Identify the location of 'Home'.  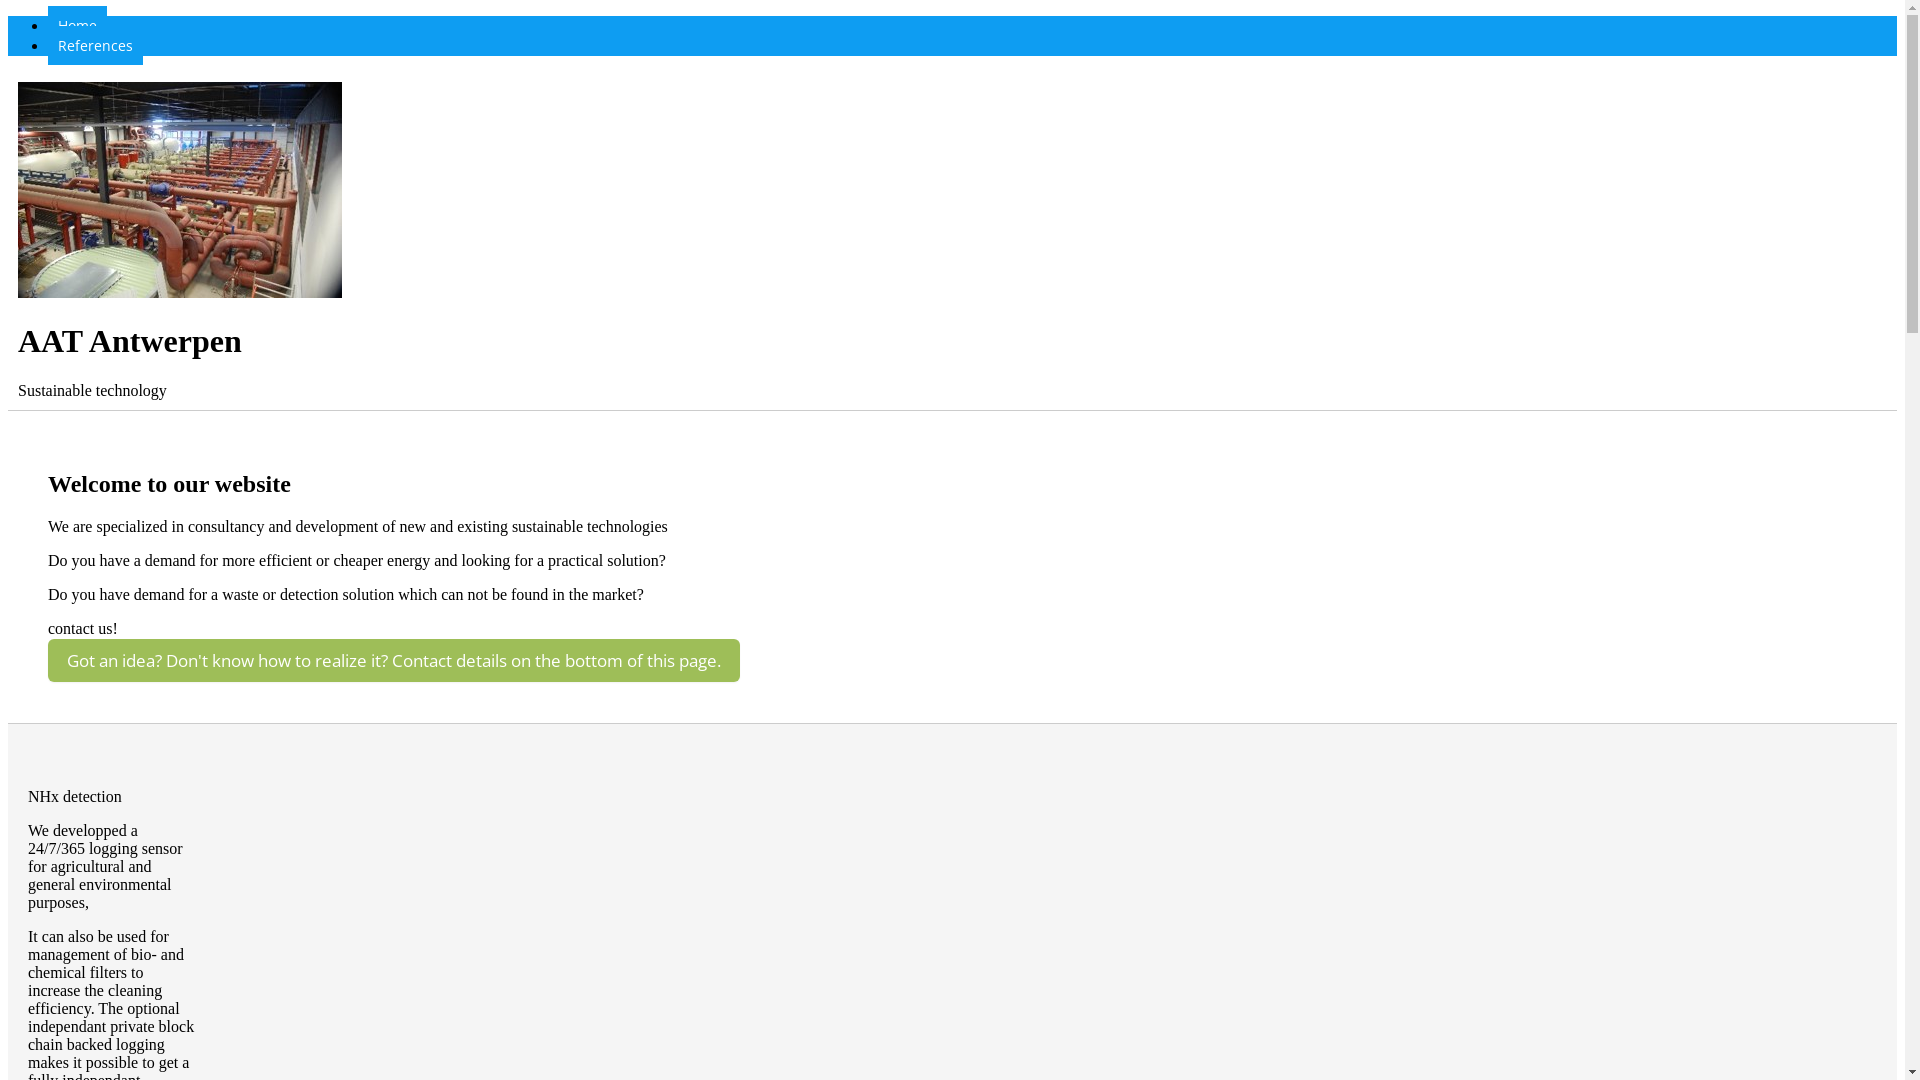
(77, 25).